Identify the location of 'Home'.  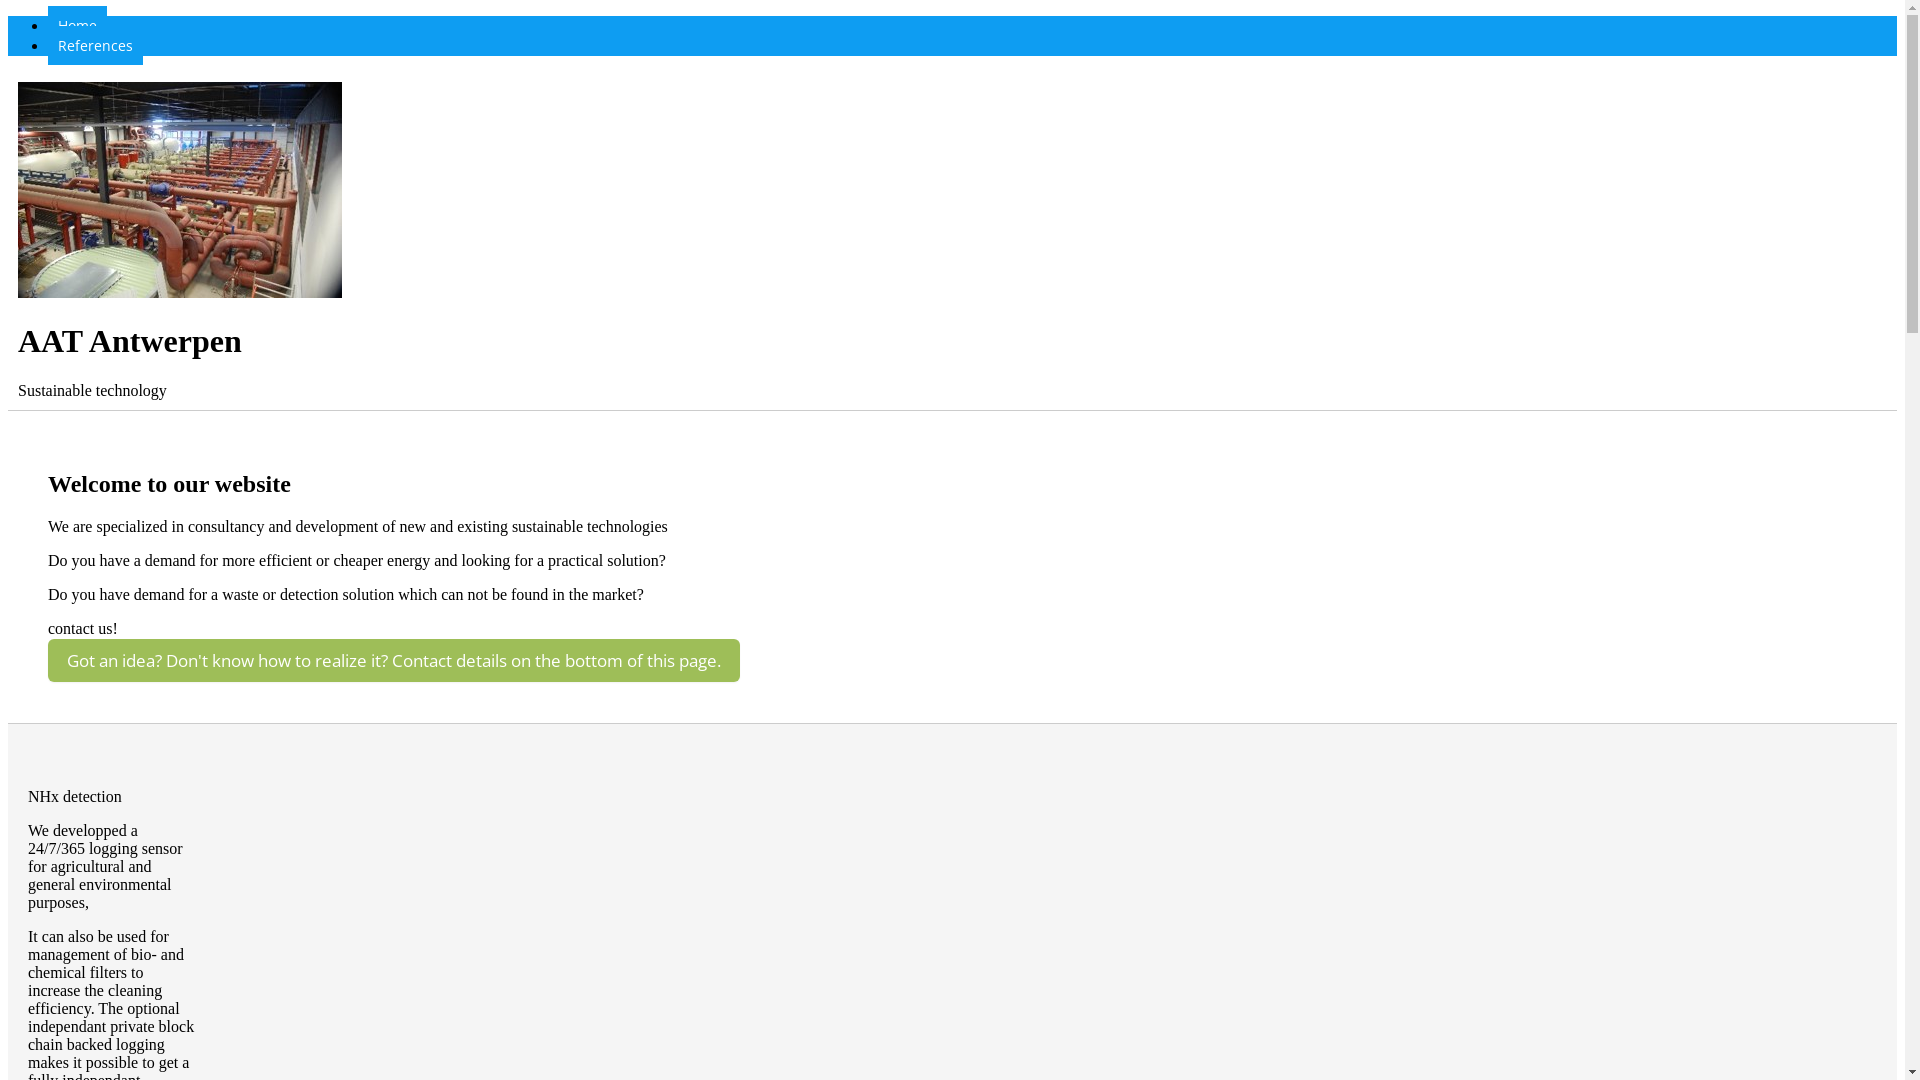
(77, 25).